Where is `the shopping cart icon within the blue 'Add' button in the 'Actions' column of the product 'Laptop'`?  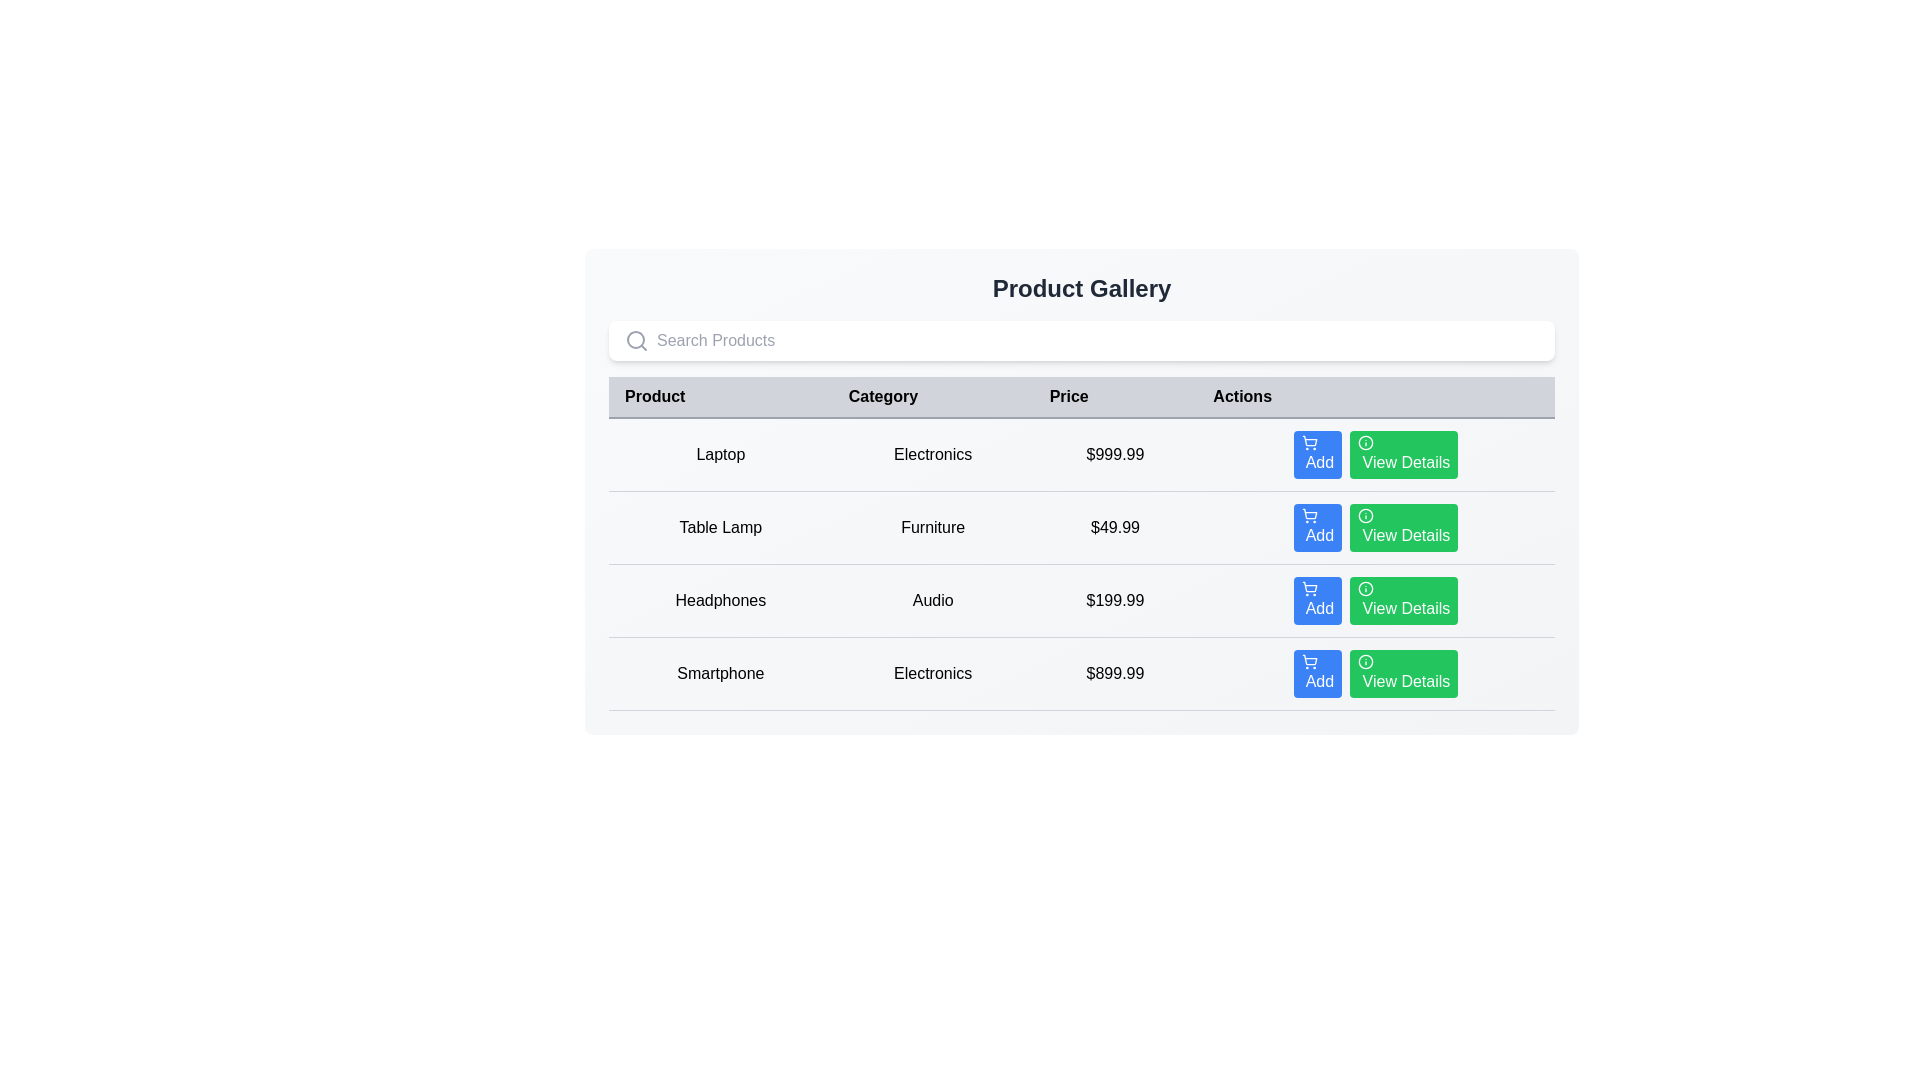
the shopping cart icon within the blue 'Add' button in the 'Actions' column of the product 'Laptop' is located at coordinates (1310, 442).